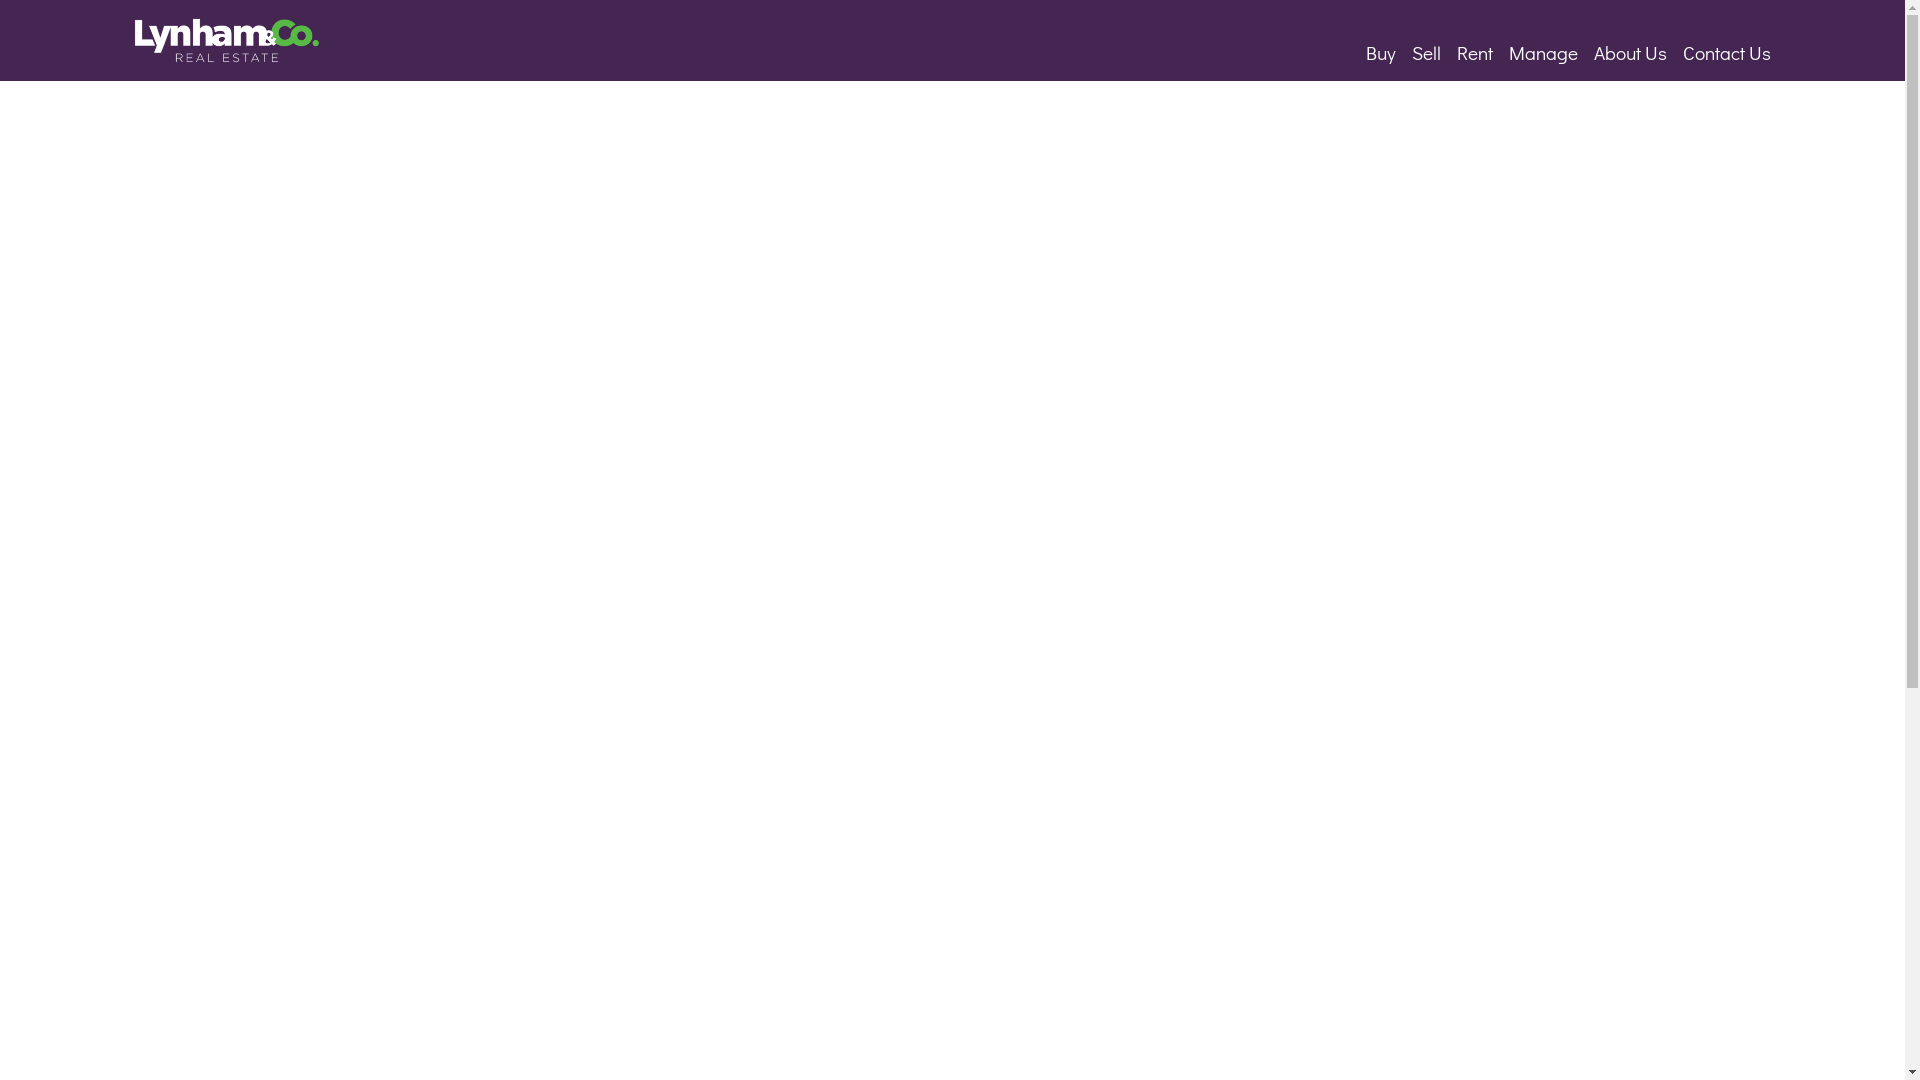  Describe the element at coordinates (1630, 51) in the screenshot. I see `'About Us'` at that location.